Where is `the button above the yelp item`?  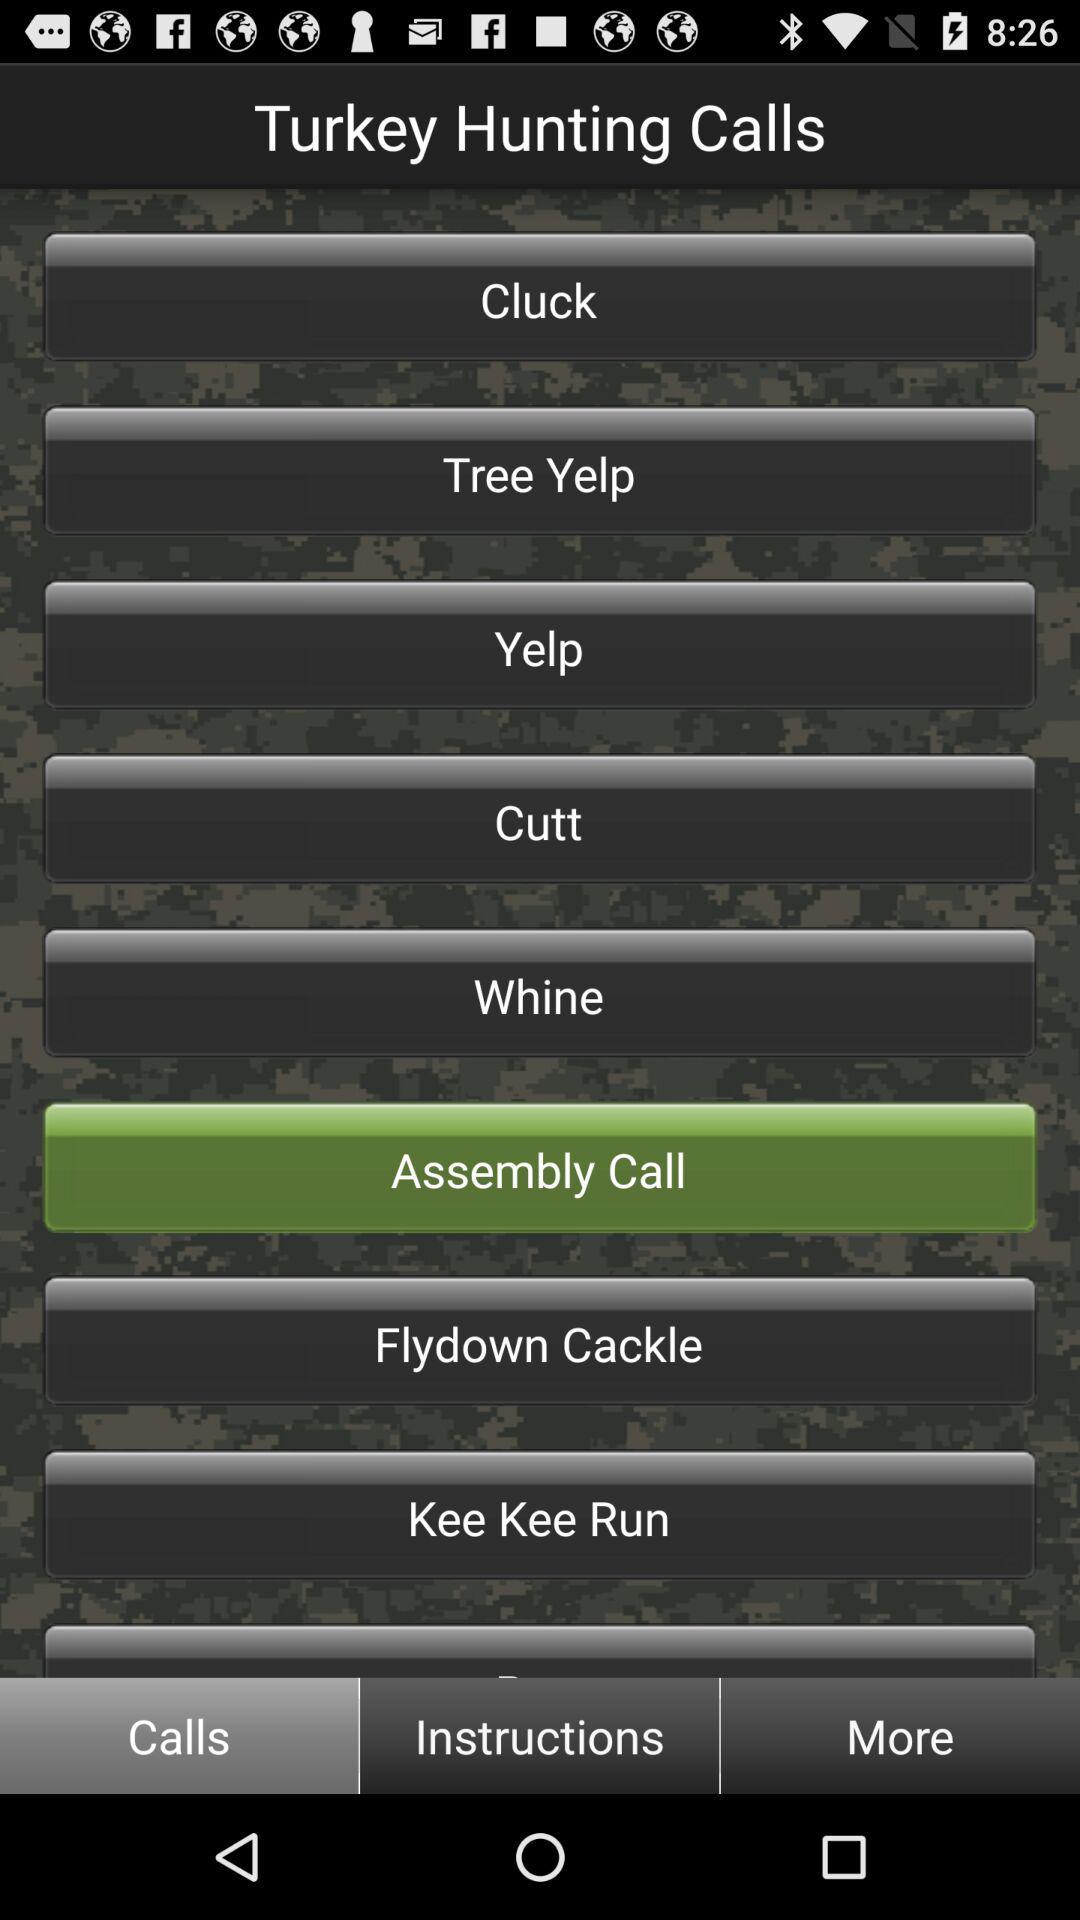 the button above the yelp item is located at coordinates (540, 469).